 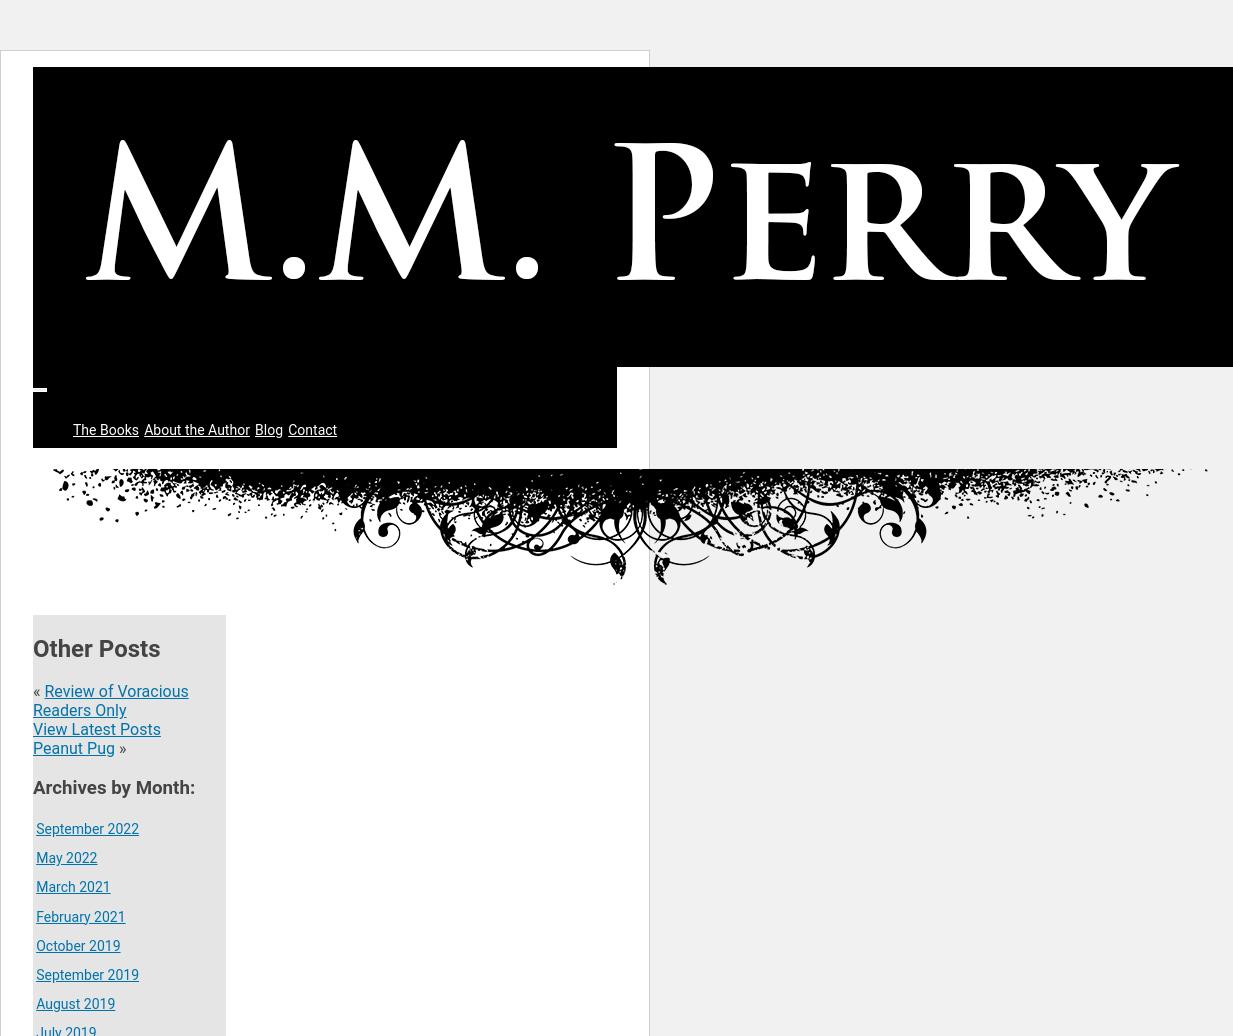 What do you see at coordinates (95, 729) in the screenshot?
I see `'View Latest Posts'` at bounding box center [95, 729].